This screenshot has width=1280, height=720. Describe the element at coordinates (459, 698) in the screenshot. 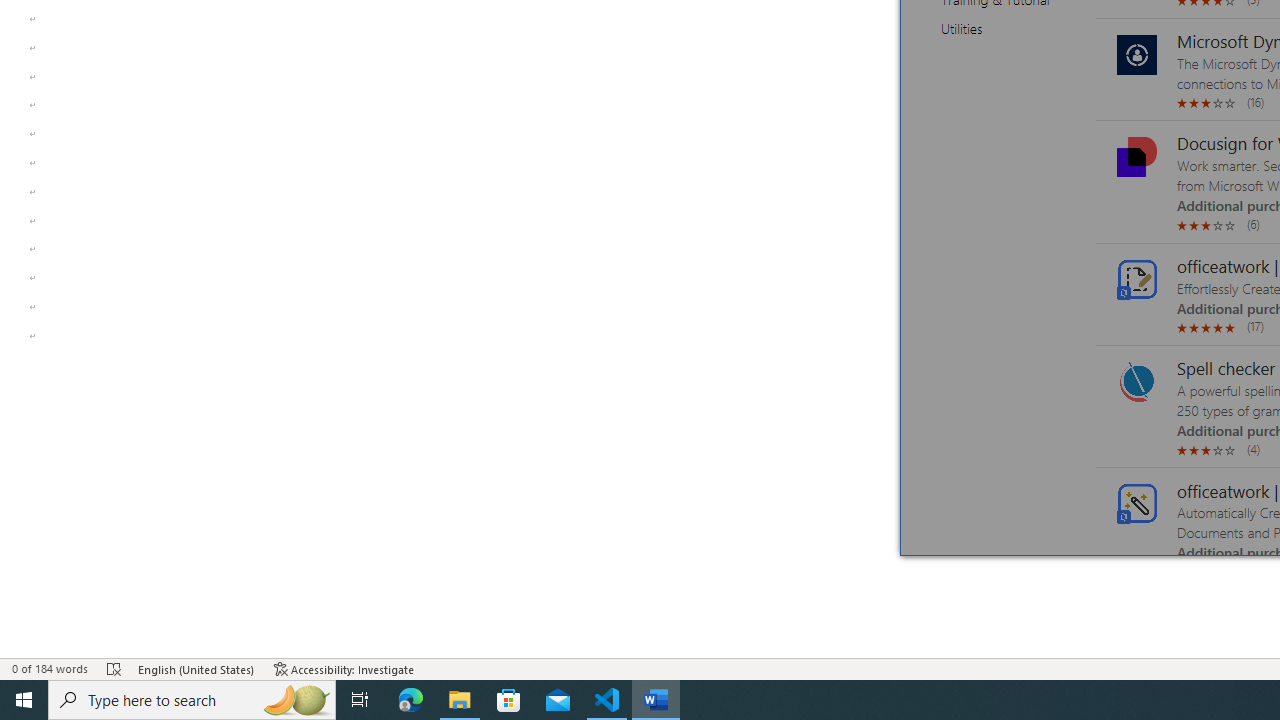

I see `'File Explorer - 1 running window'` at that location.